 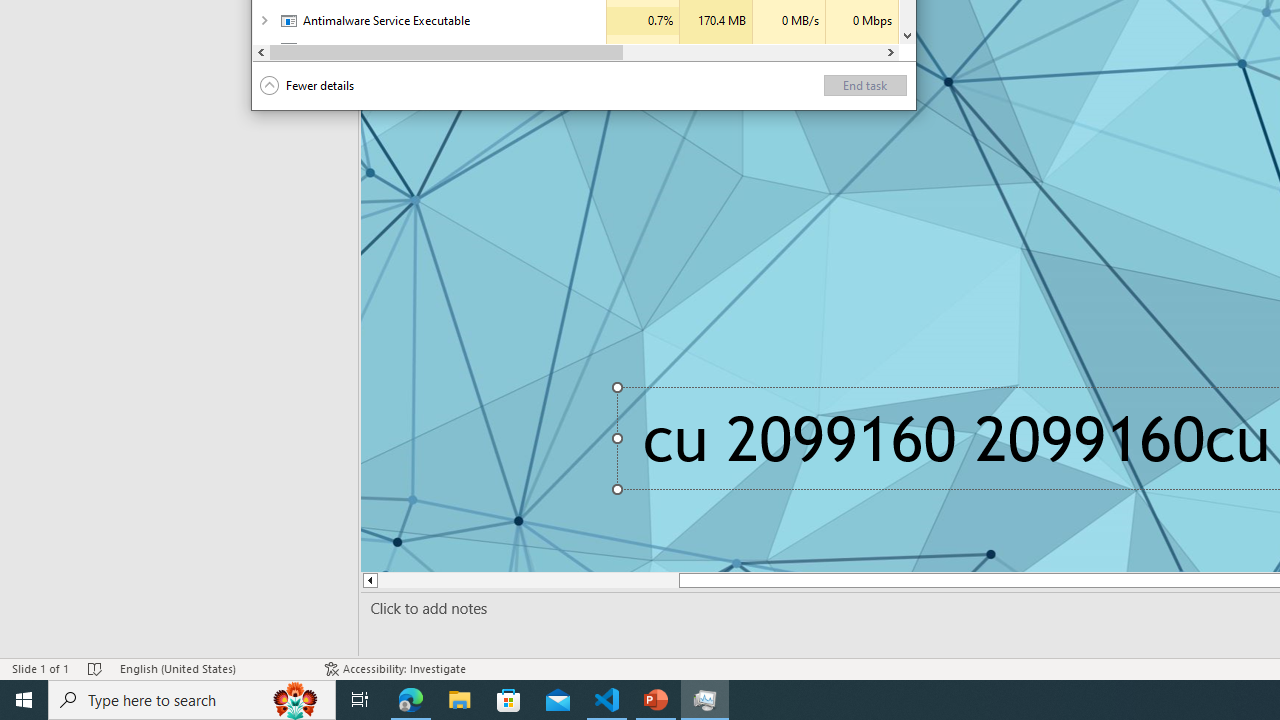 What do you see at coordinates (260, 51) in the screenshot?
I see `'Column left'` at bounding box center [260, 51].